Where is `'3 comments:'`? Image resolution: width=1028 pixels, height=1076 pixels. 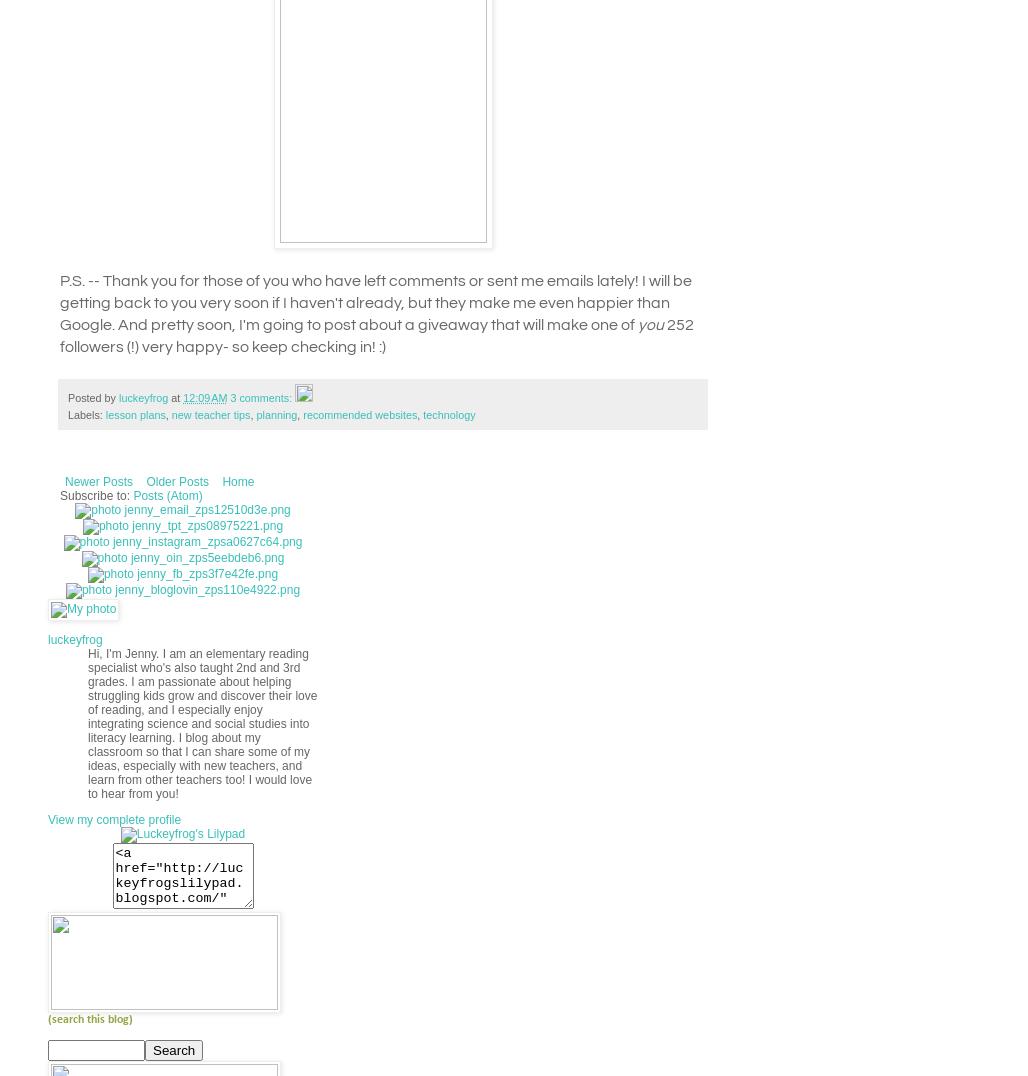 '3 comments:' is located at coordinates (228, 396).